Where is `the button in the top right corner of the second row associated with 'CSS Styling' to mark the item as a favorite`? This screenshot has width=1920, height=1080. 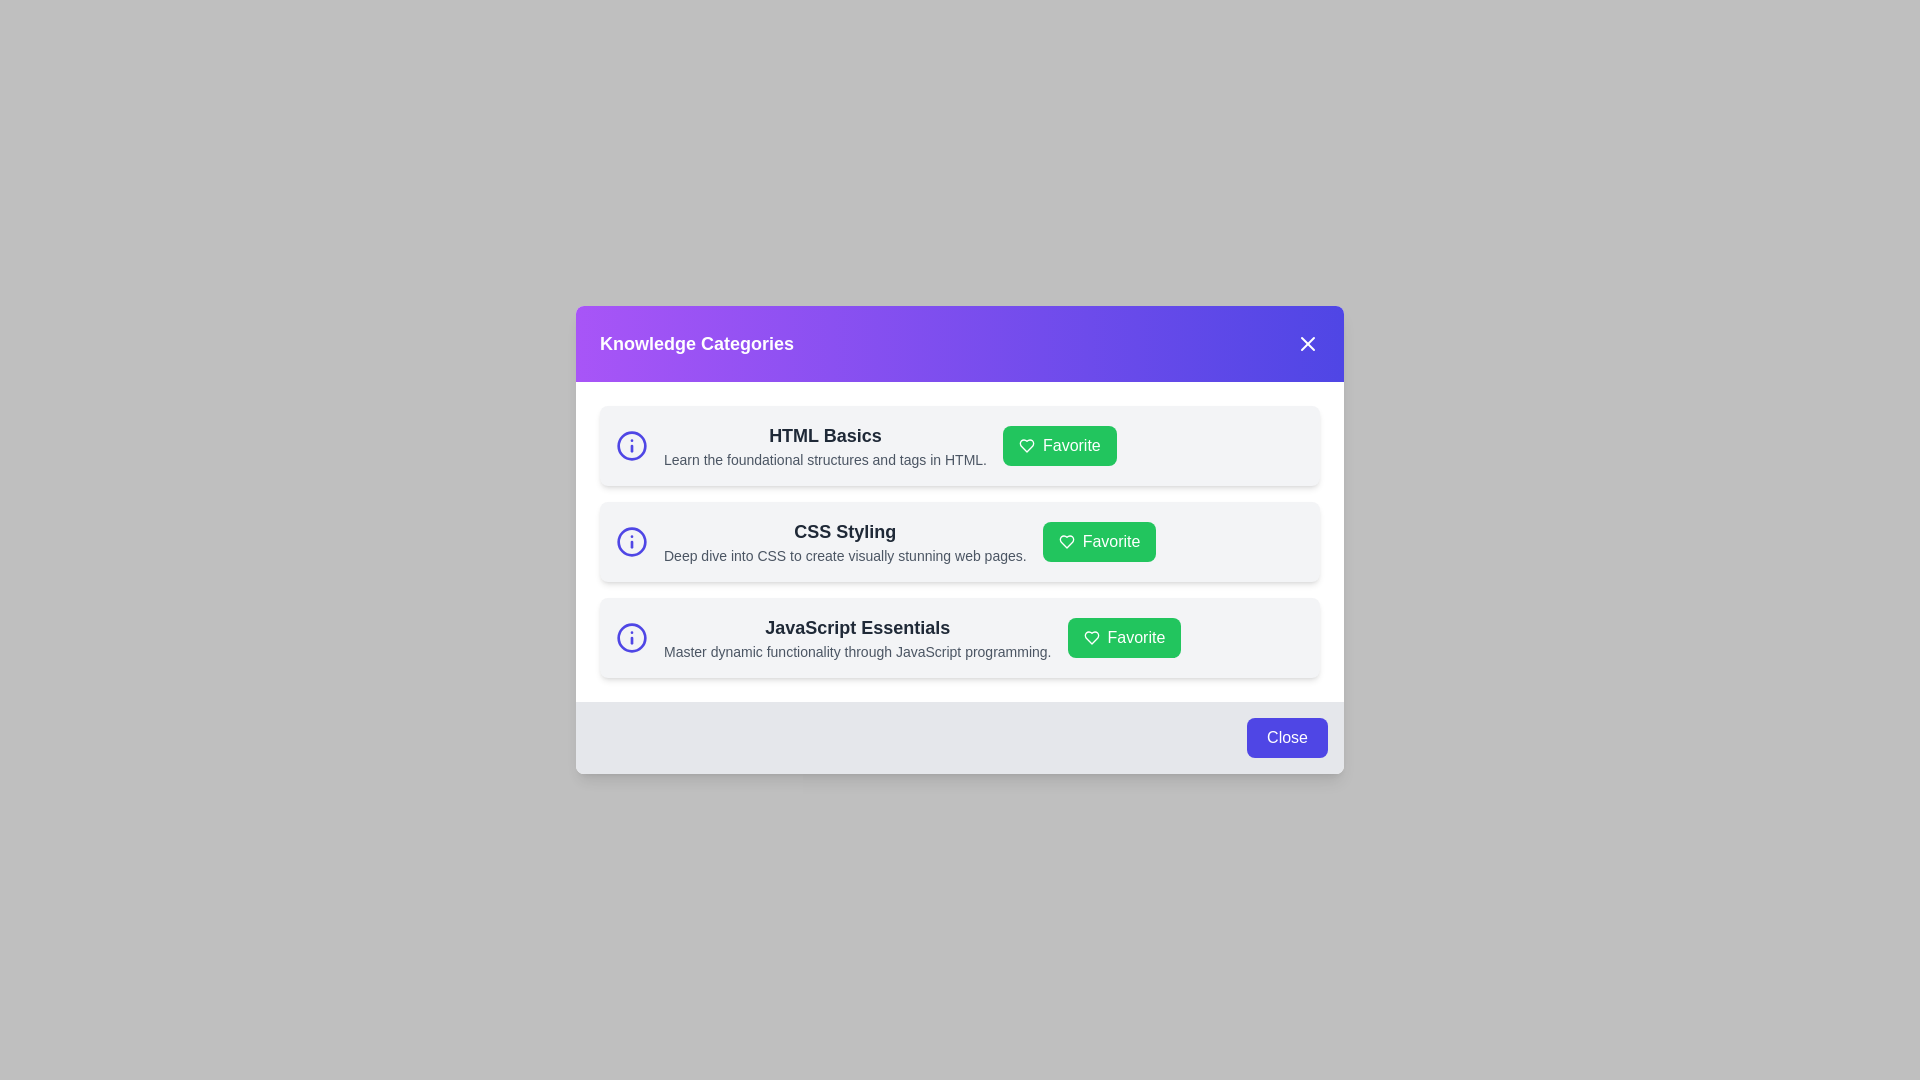
the button in the top right corner of the second row associated with 'CSS Styling' to mark the item as a favorite is located at coordinates (1098, 542).